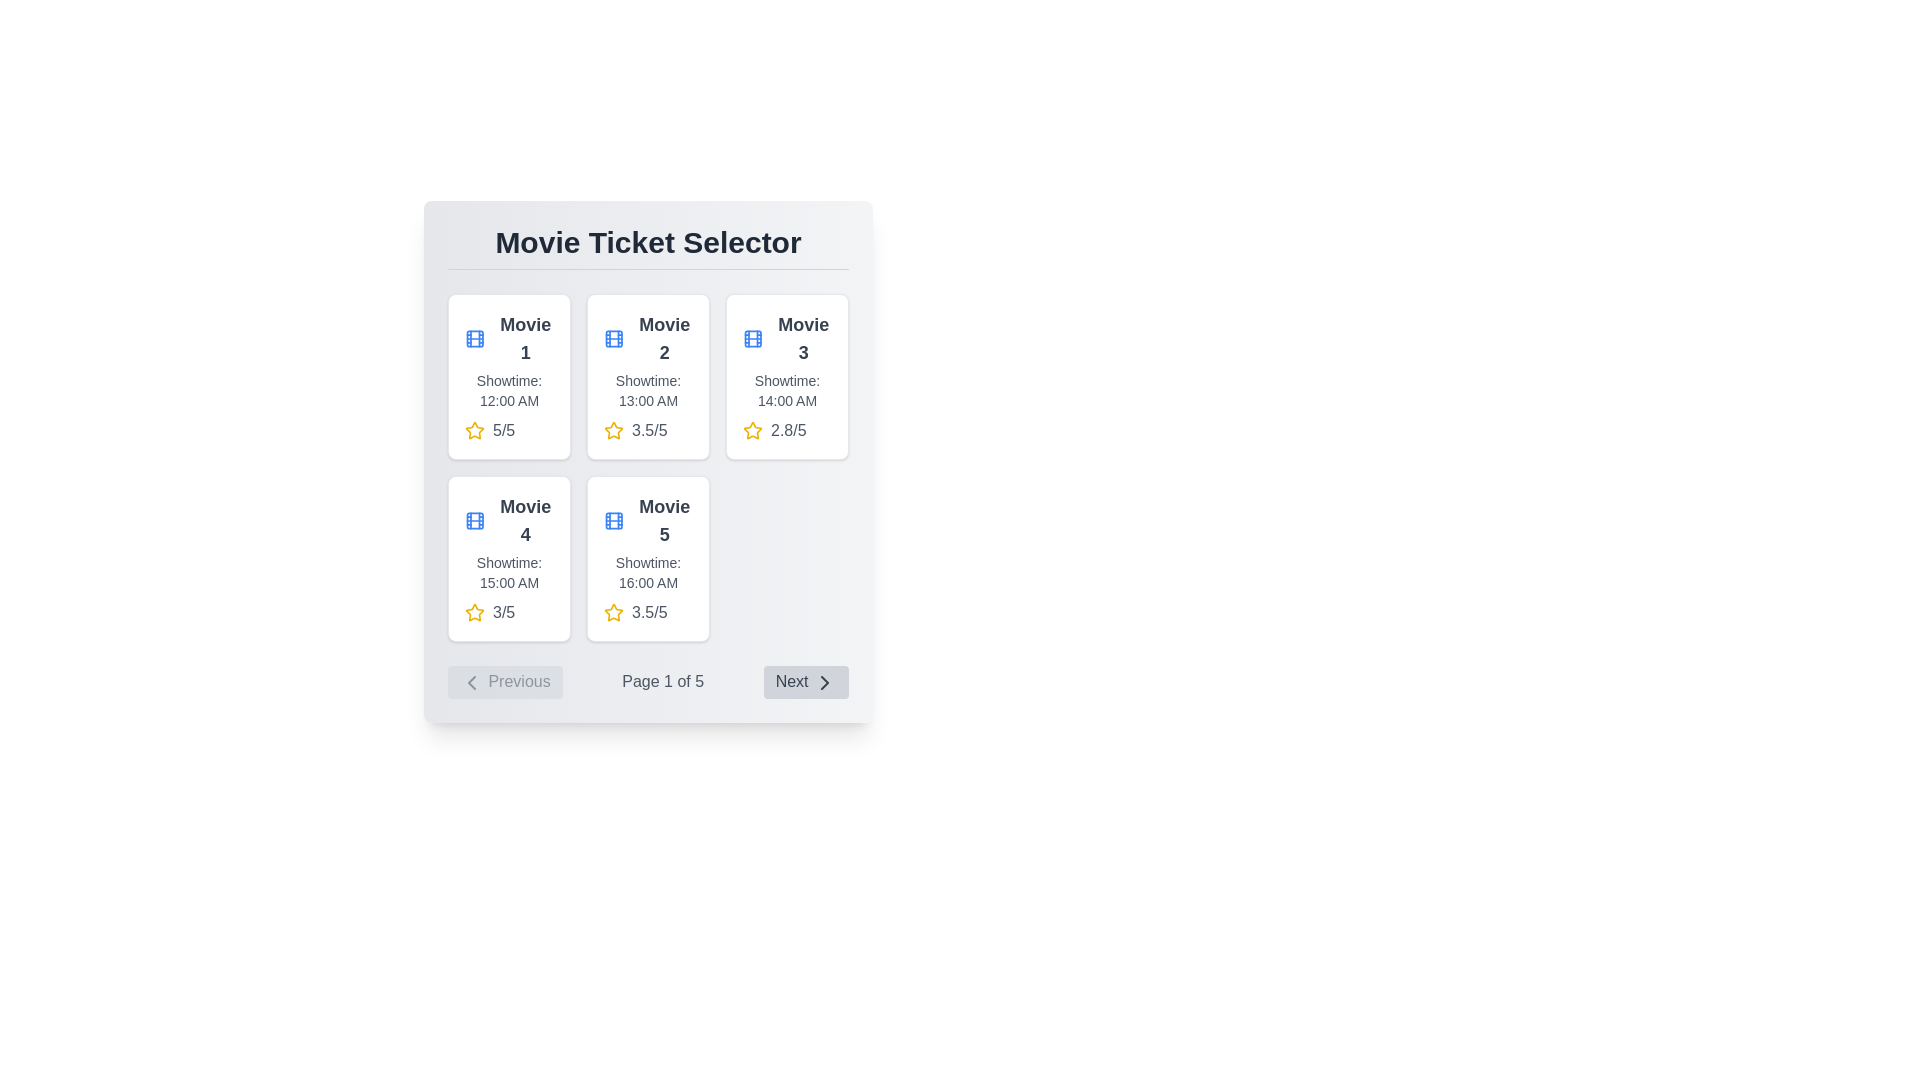  Describe the element at coordinates (613, 430) in the screenshot. I see `the star icon with a yellow border that signifies a 3.5/5 rating in the 'Movie 2' card` at that location.